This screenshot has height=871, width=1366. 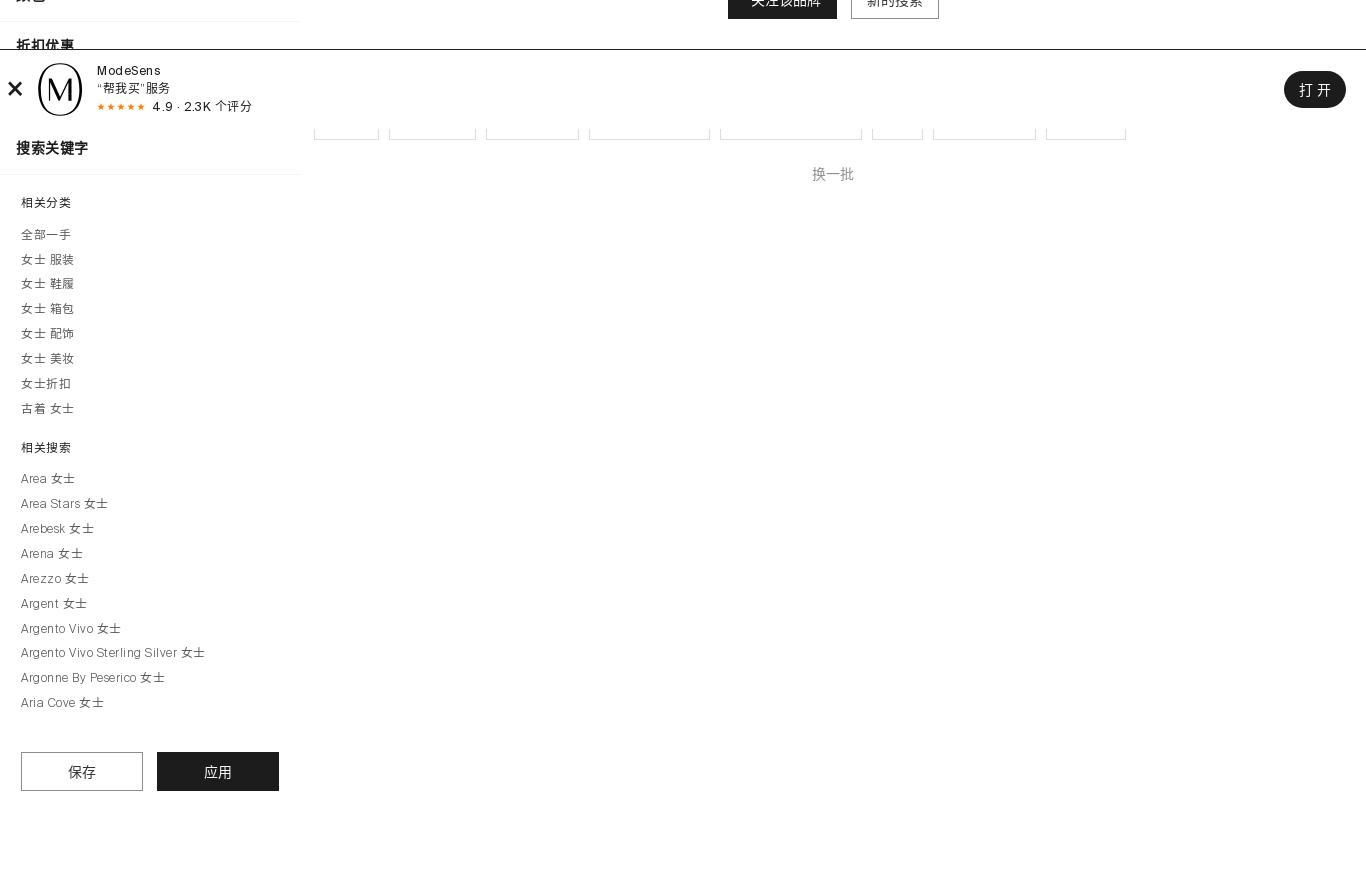 What do you see at coordinates (112, 653) in the screenshot?
I see `'Argento Vivo Sterling Silver 女士'` at bounding box center [112, 653].